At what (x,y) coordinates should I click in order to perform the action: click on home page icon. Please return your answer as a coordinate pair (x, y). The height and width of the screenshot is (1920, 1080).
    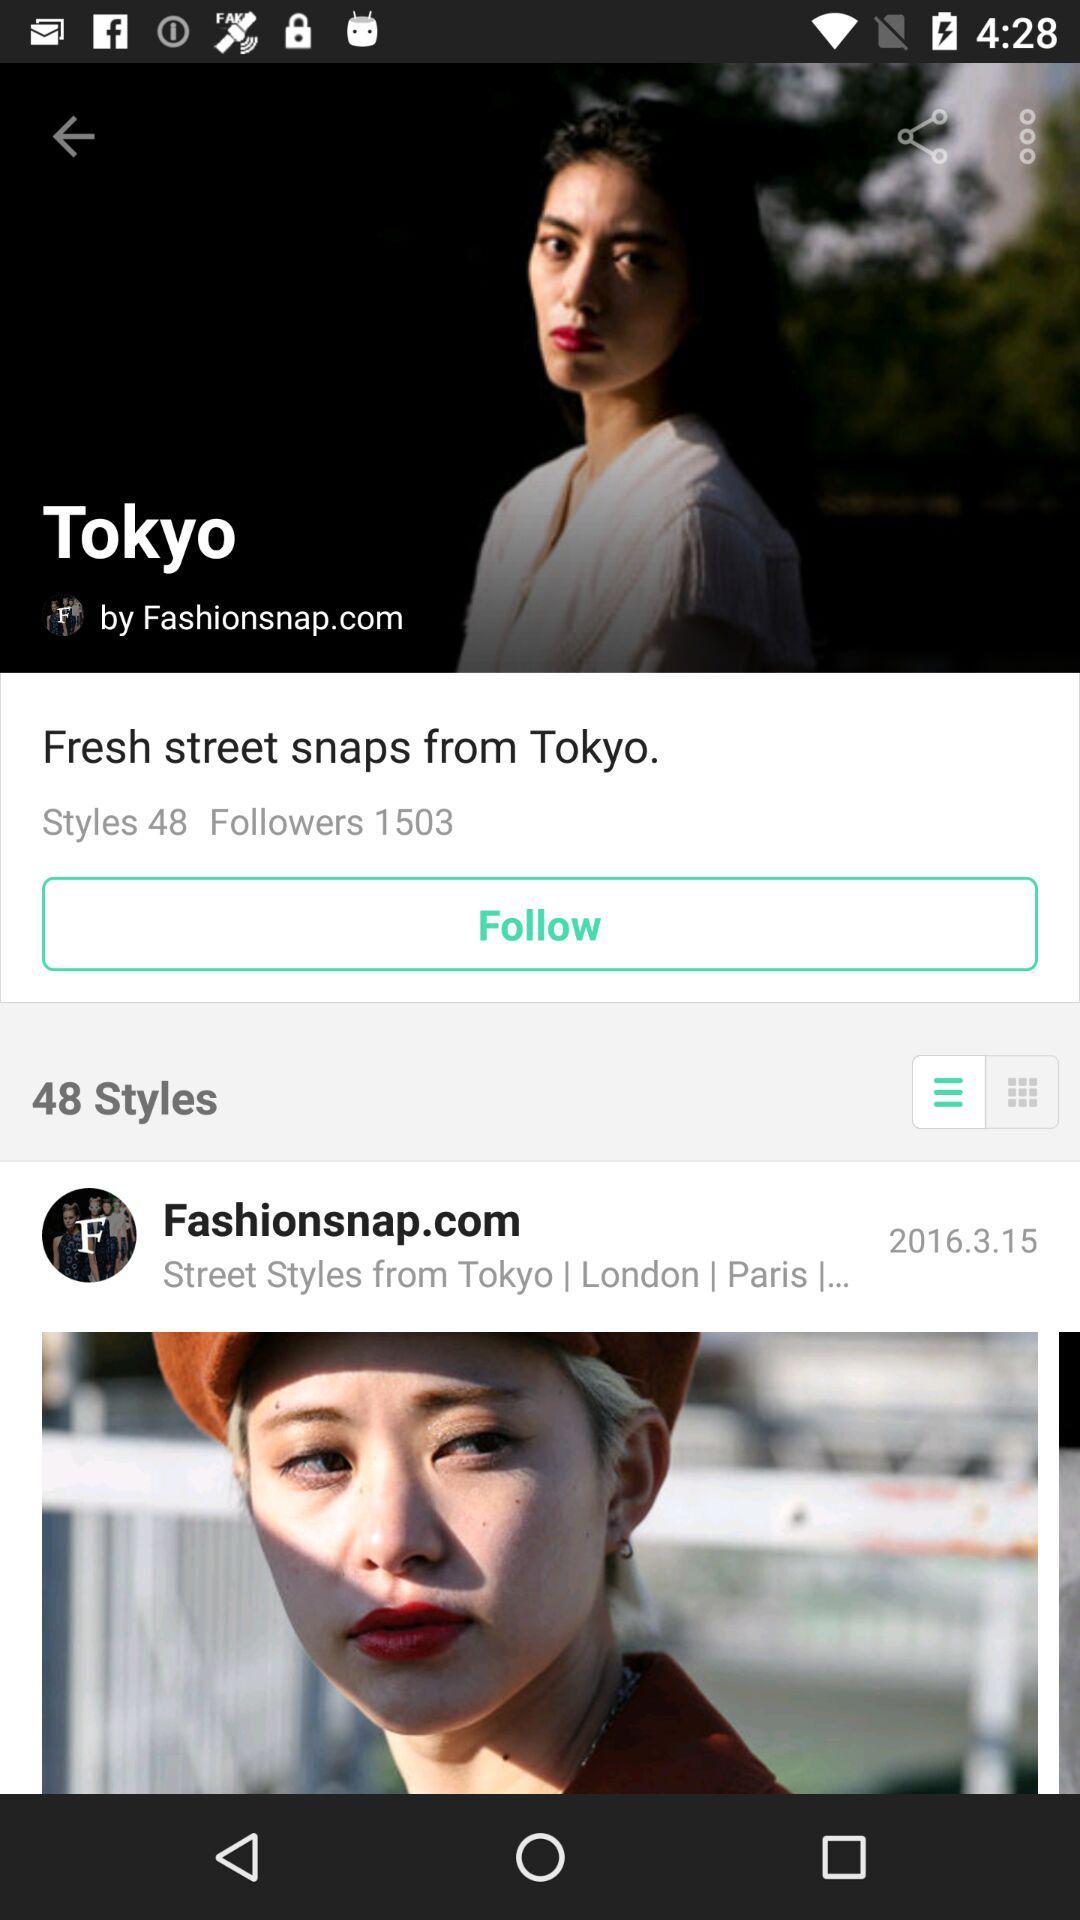
    Looking at the image, I should click on (61, 613).